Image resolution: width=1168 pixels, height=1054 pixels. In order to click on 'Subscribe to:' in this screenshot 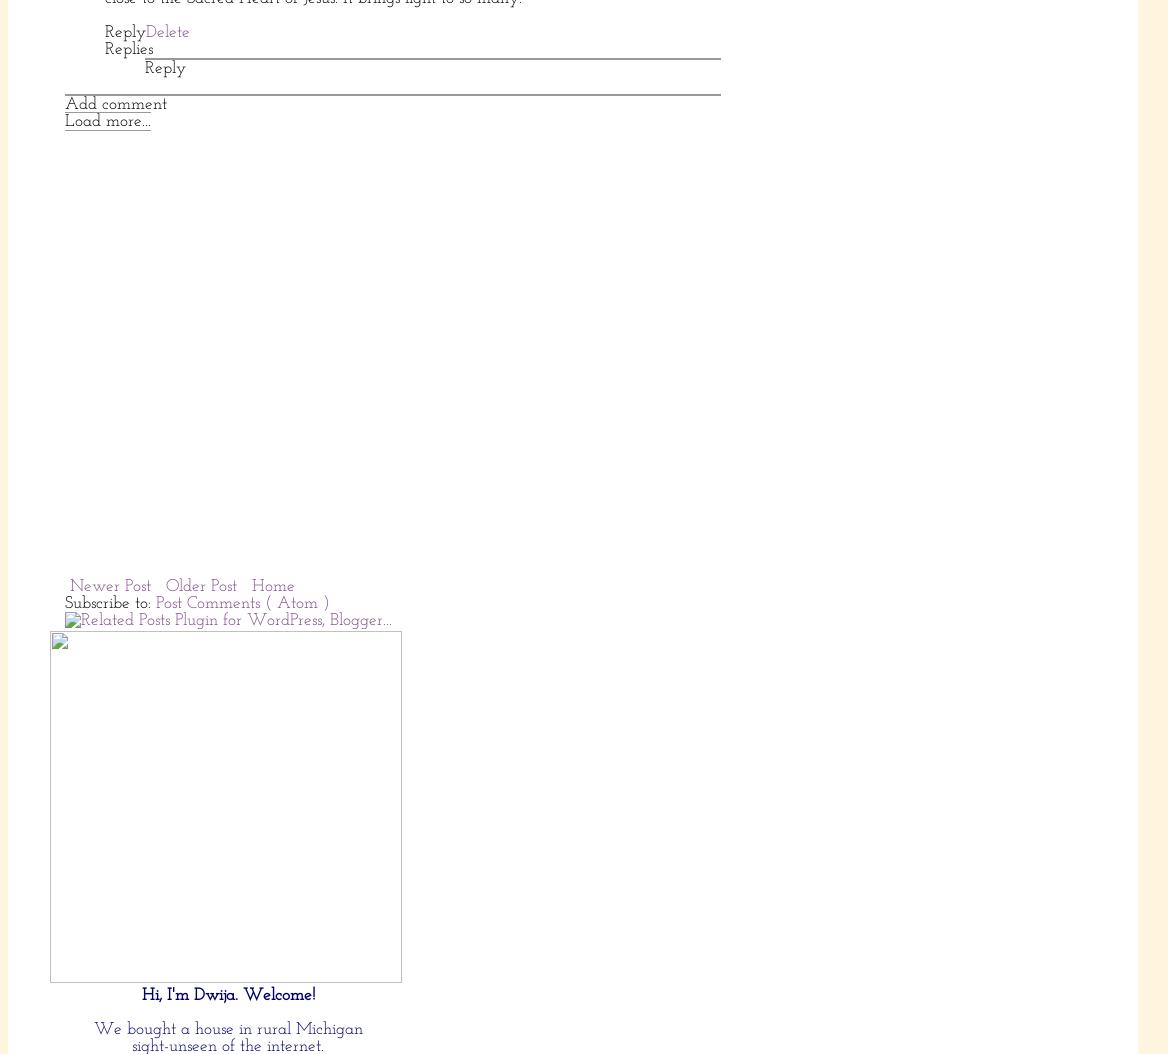, I will do `click(109, 601)`.